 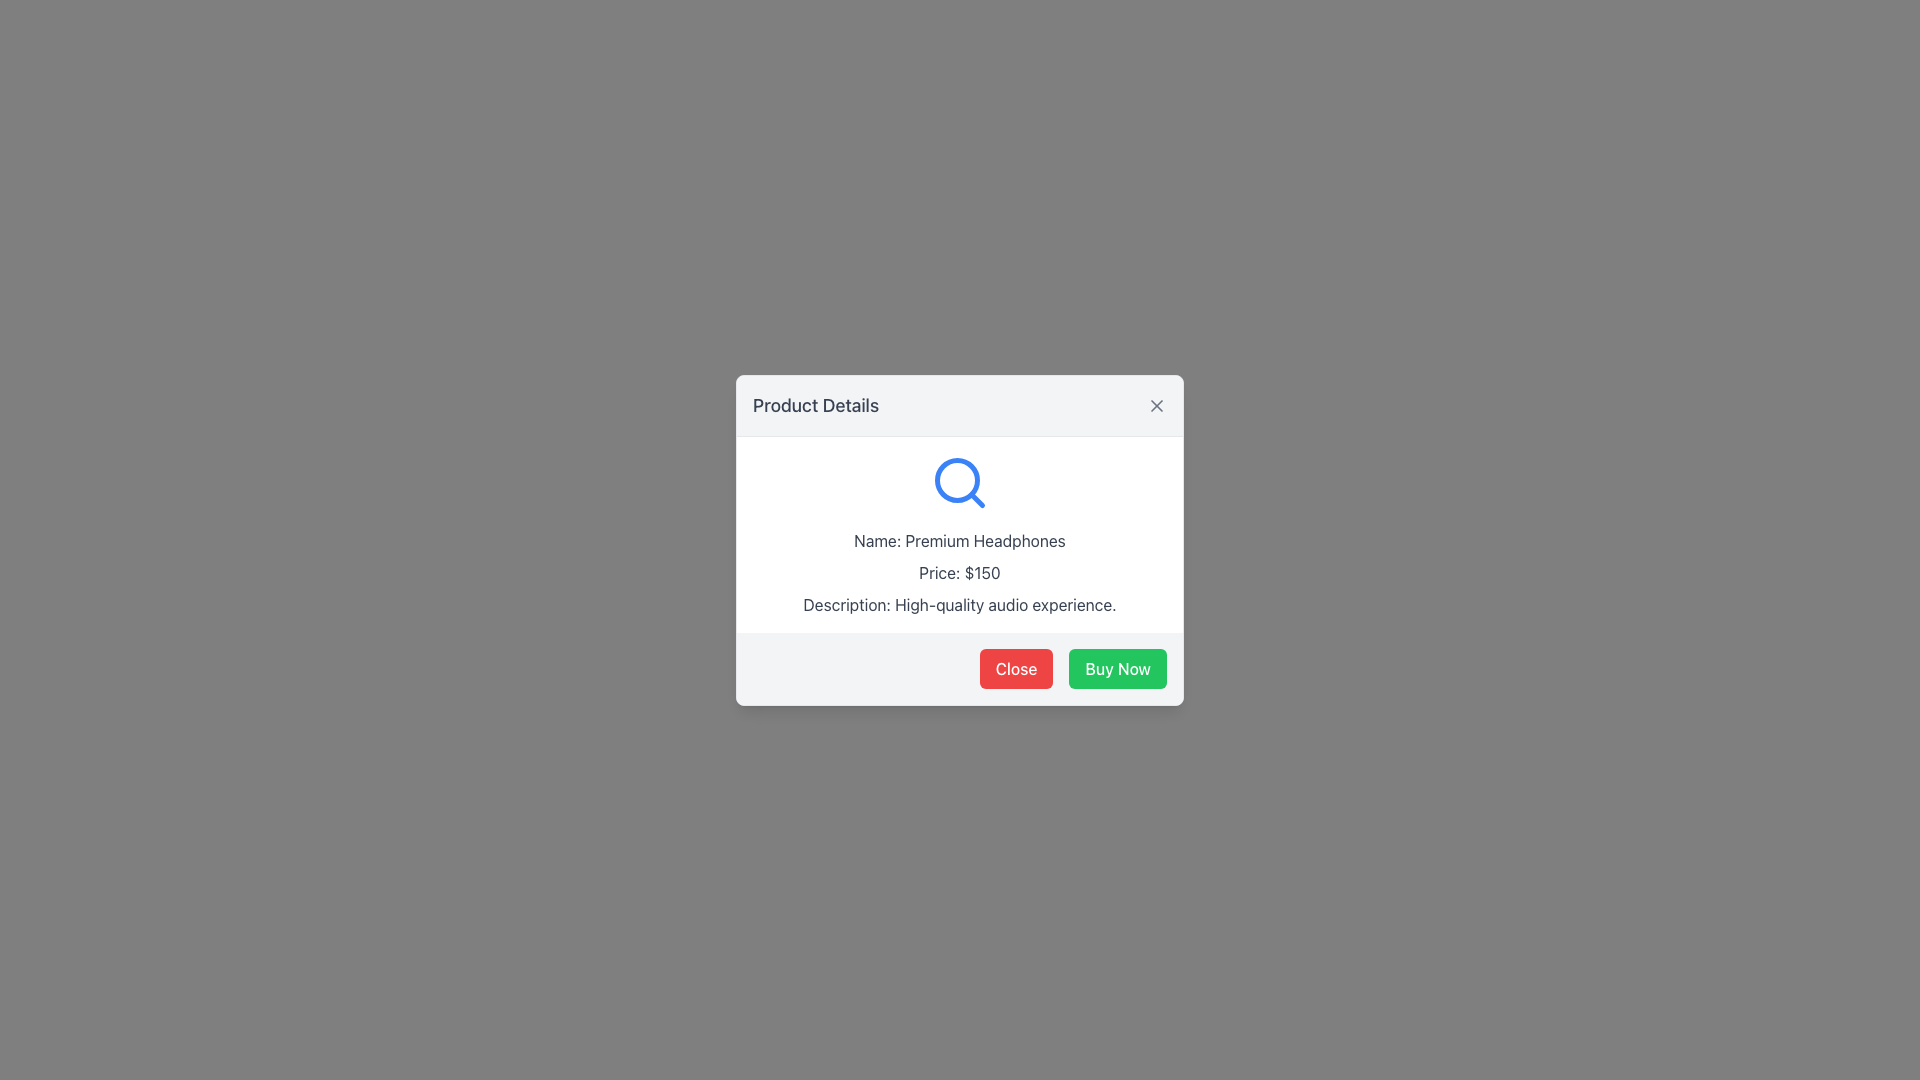 I want to click on text from the title label located at the top-left corner of the modal dialog box, so click(x=816, y=405).